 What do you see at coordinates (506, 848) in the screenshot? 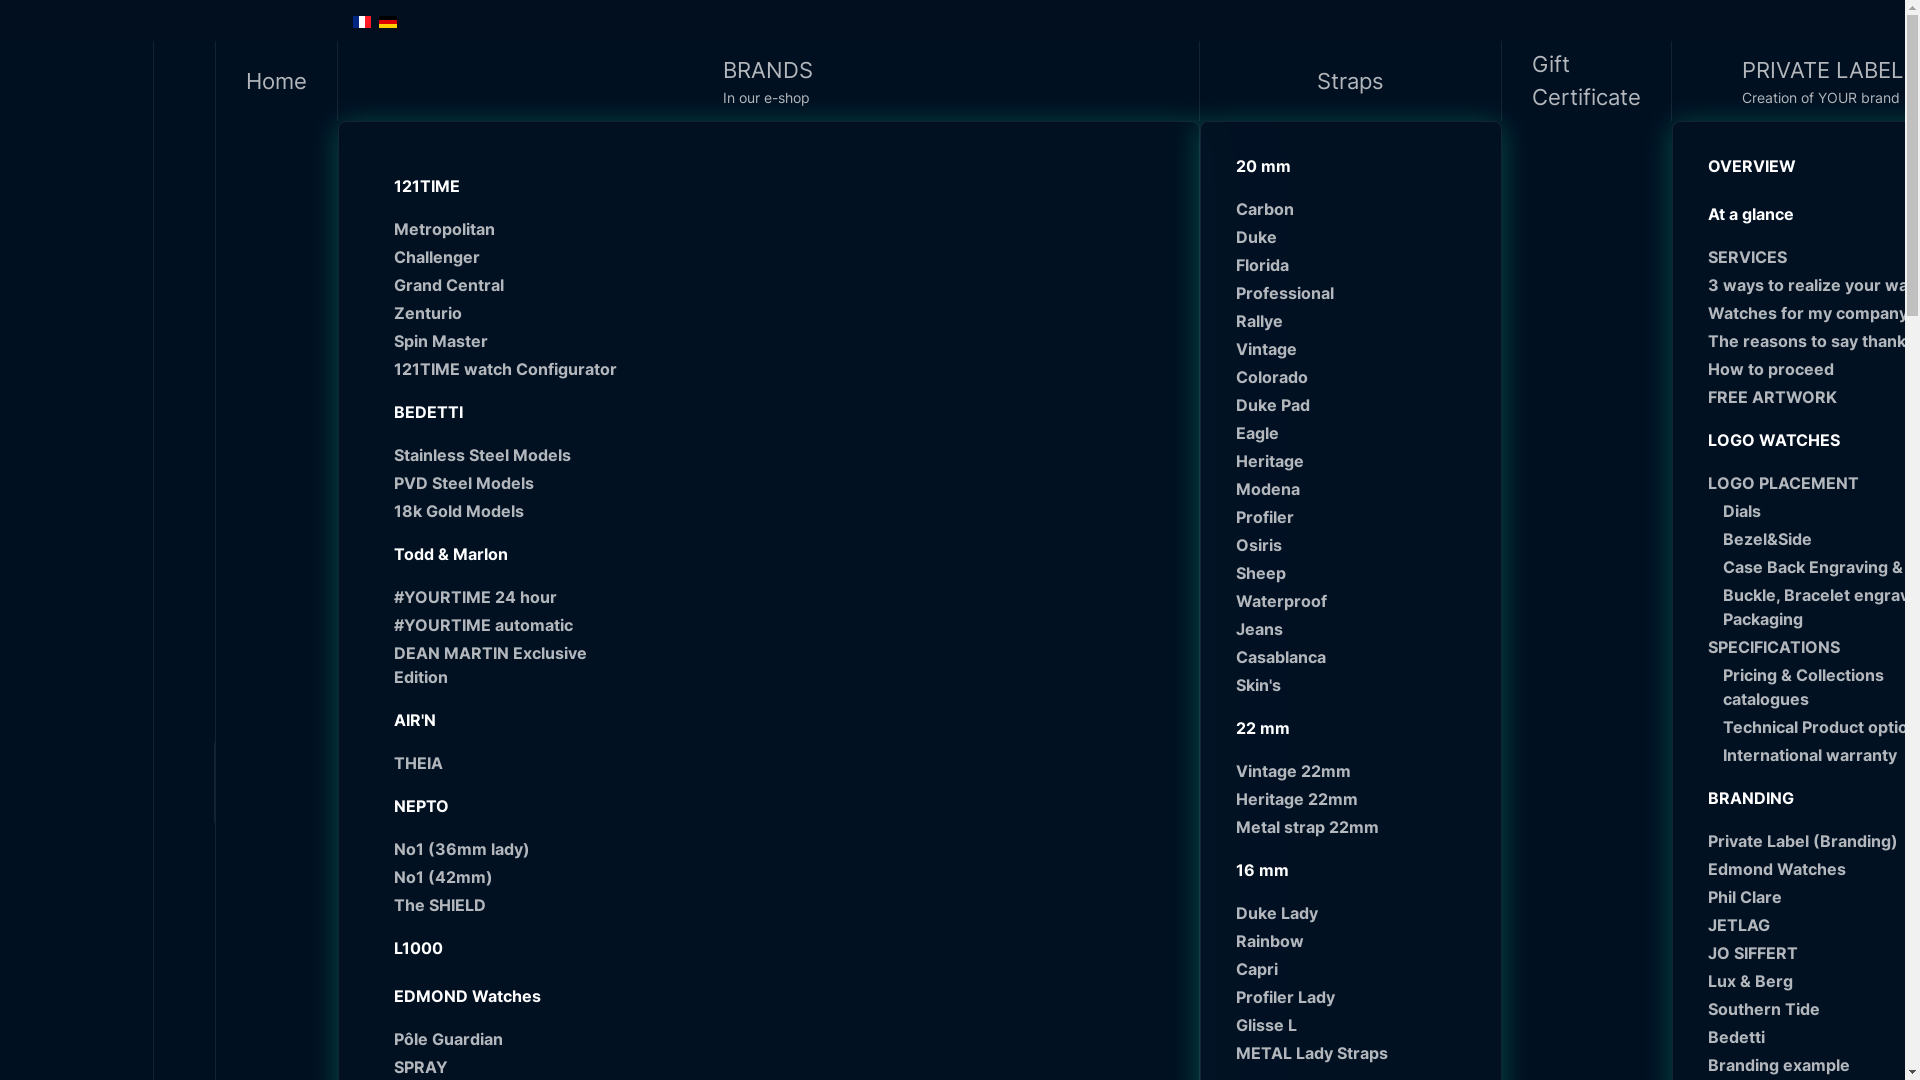
I see `'No1 (36mm lady)'` at bounding box center [506, 848].